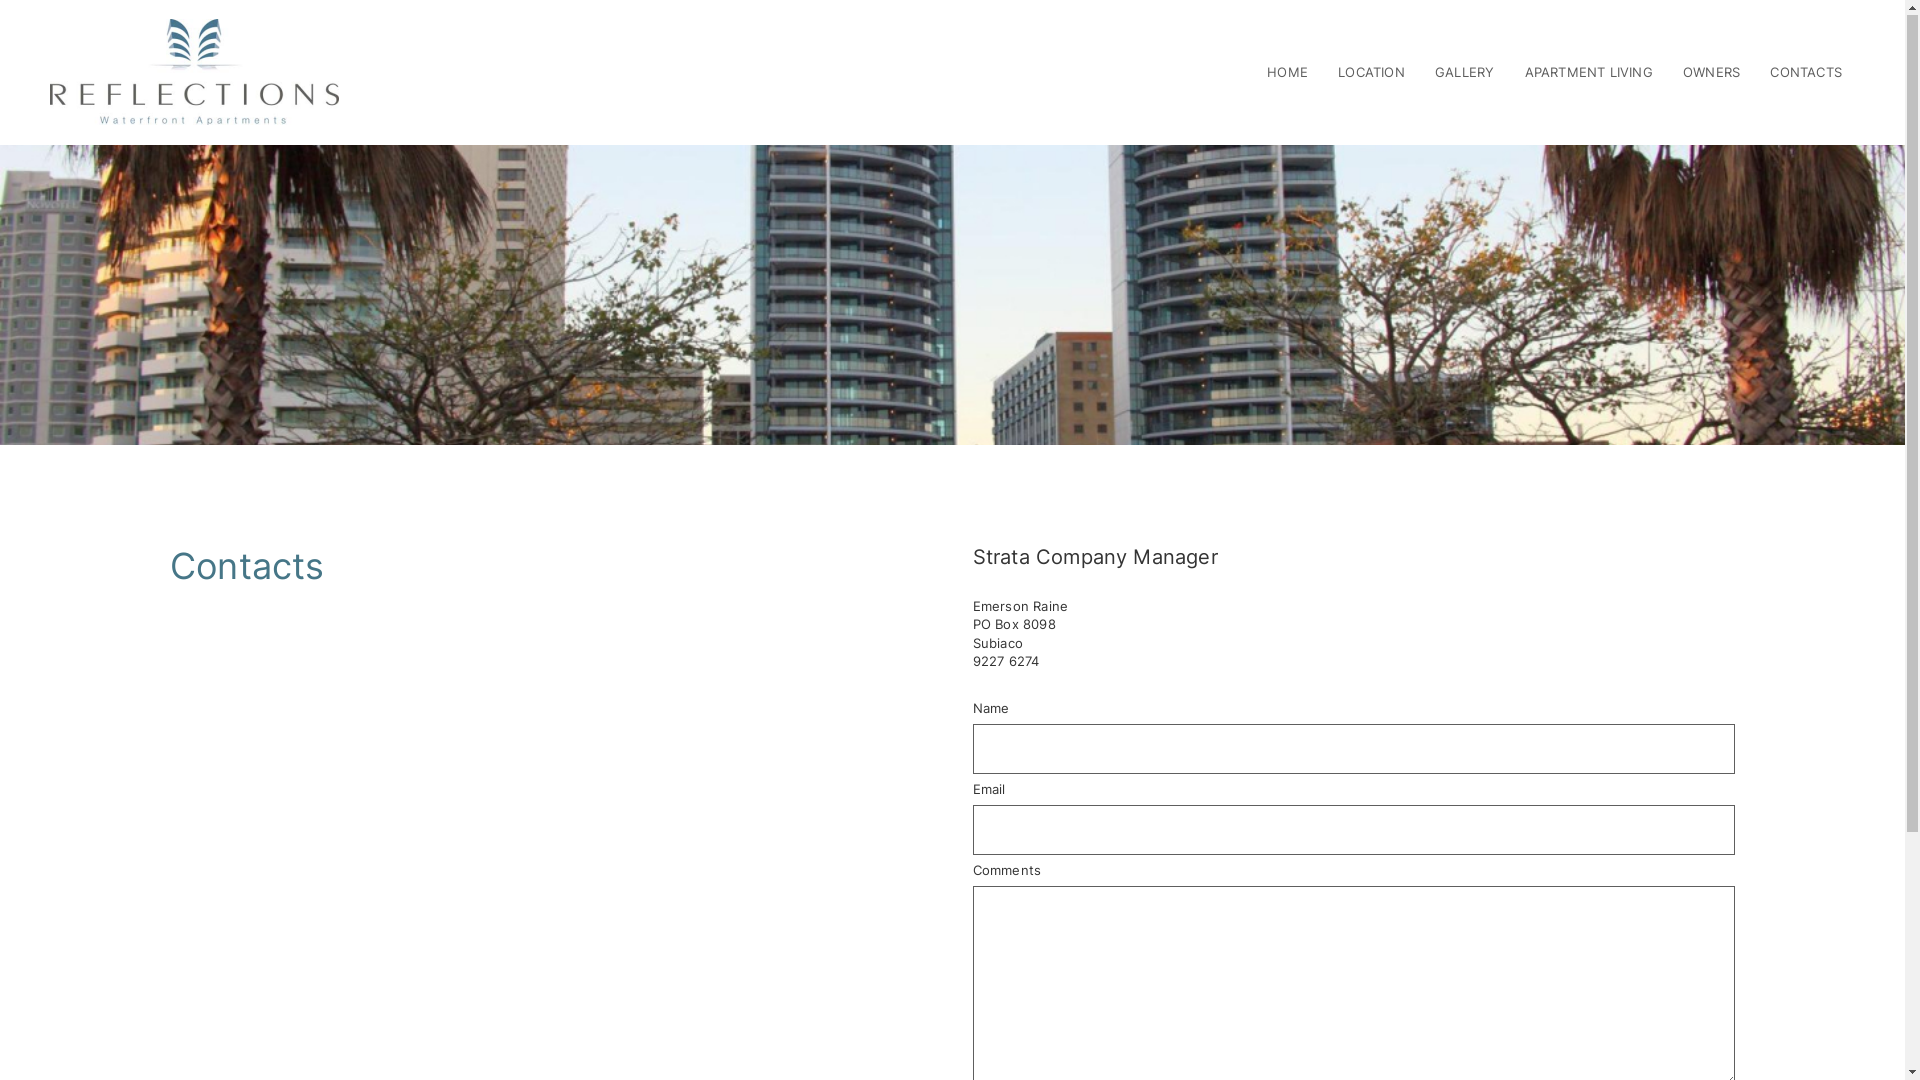 Image resolution: width=1920 pixels, height=1080 pixels. I want to click on 'APARTMENT LIVING', so click(1524, 72).